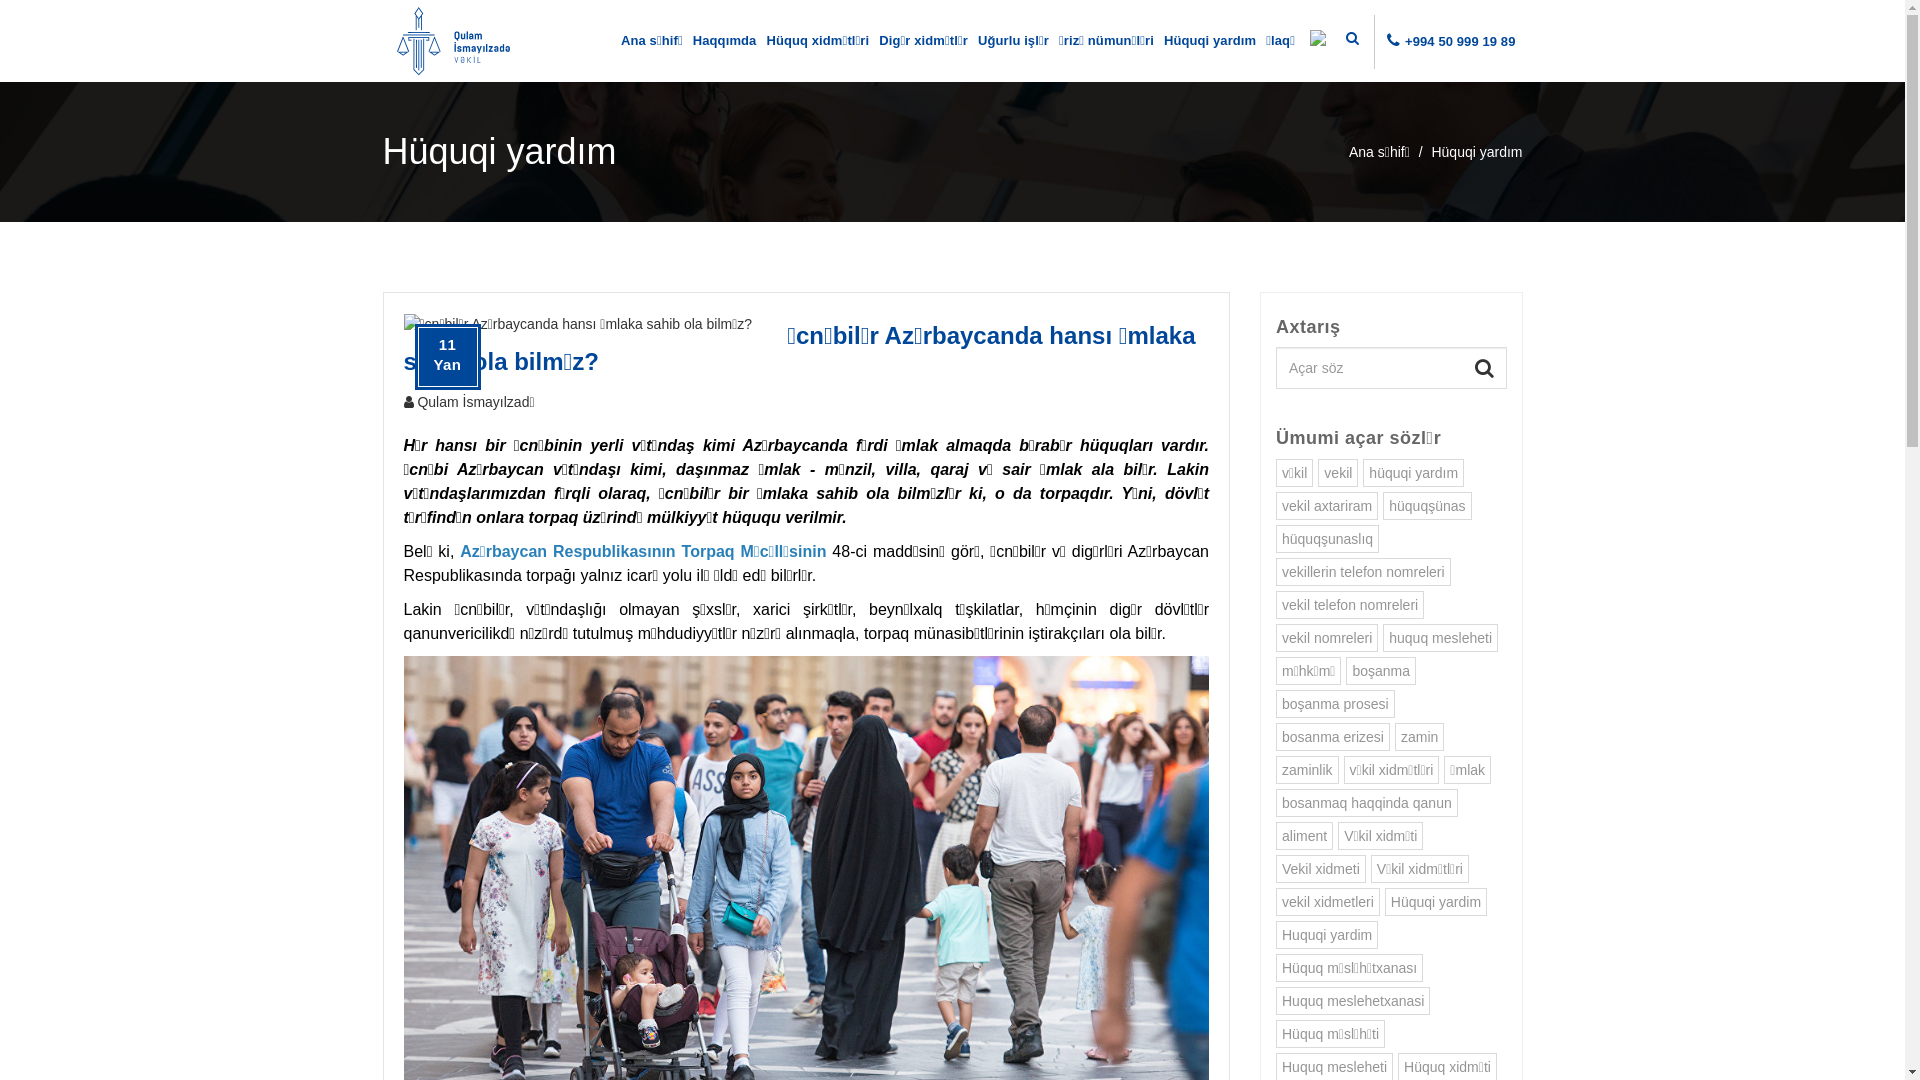 The height and width of the screenshot is (1080, 1920). Describe the element at coordinates (1275, 637) in the screenshot. I see `'vekil nomreleri'` at that location.